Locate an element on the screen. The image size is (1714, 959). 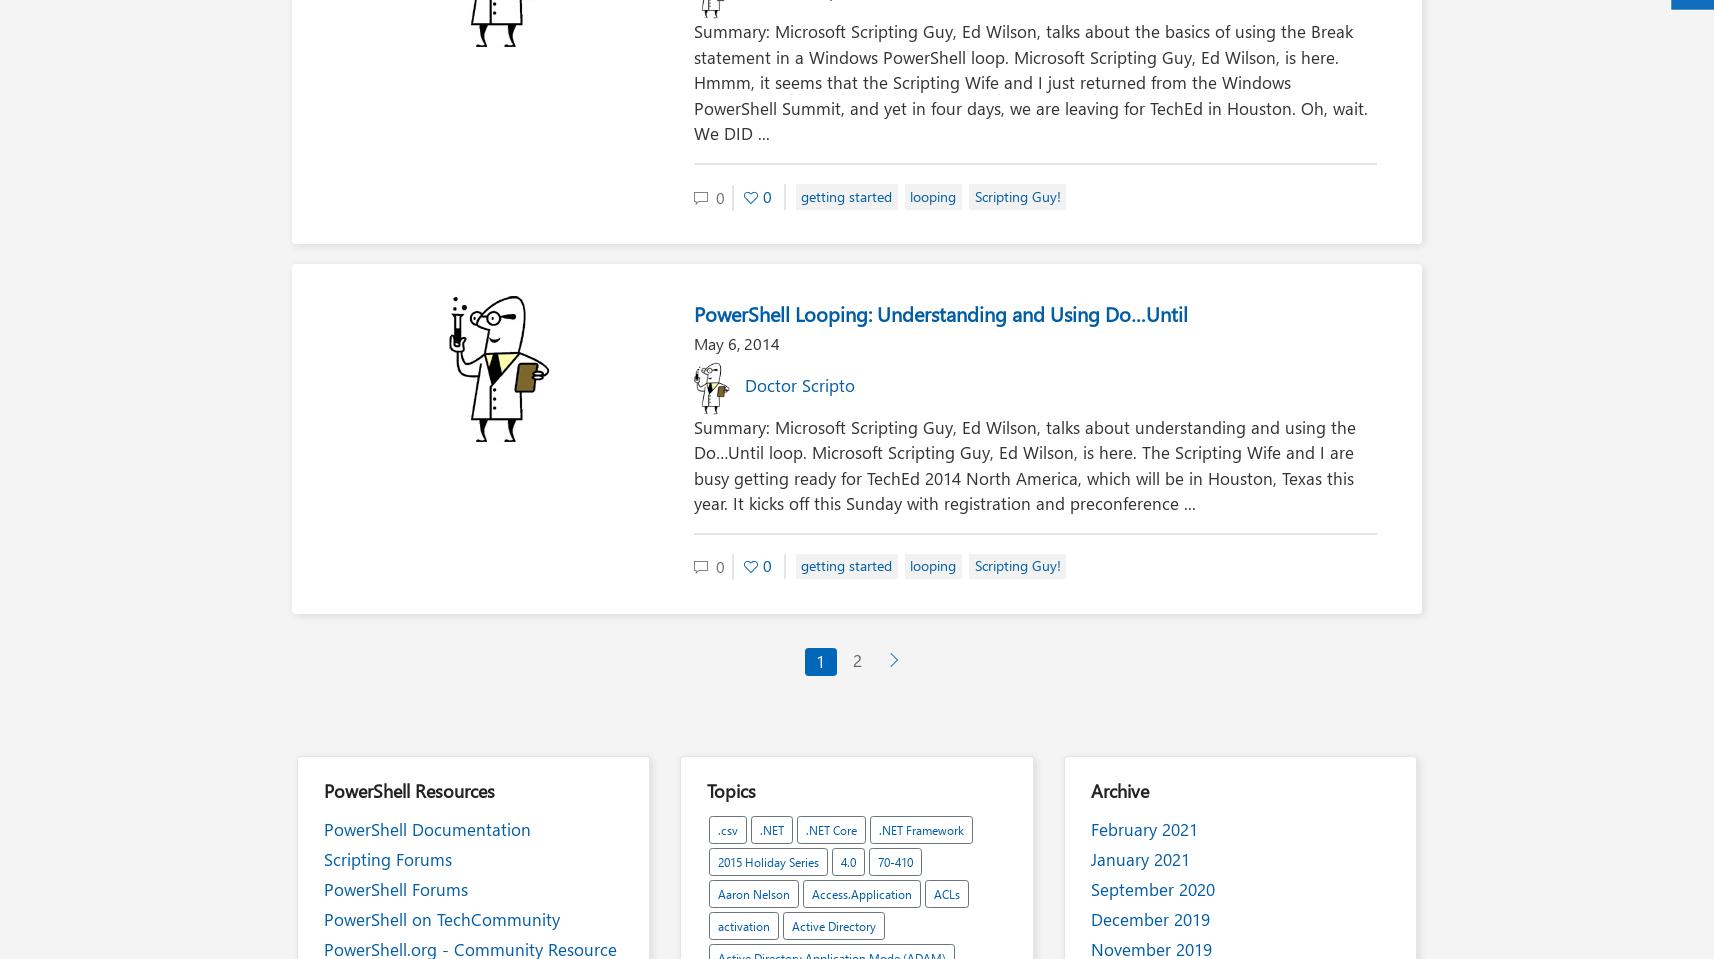
'Archive' is located at coordinates (1119, 790).